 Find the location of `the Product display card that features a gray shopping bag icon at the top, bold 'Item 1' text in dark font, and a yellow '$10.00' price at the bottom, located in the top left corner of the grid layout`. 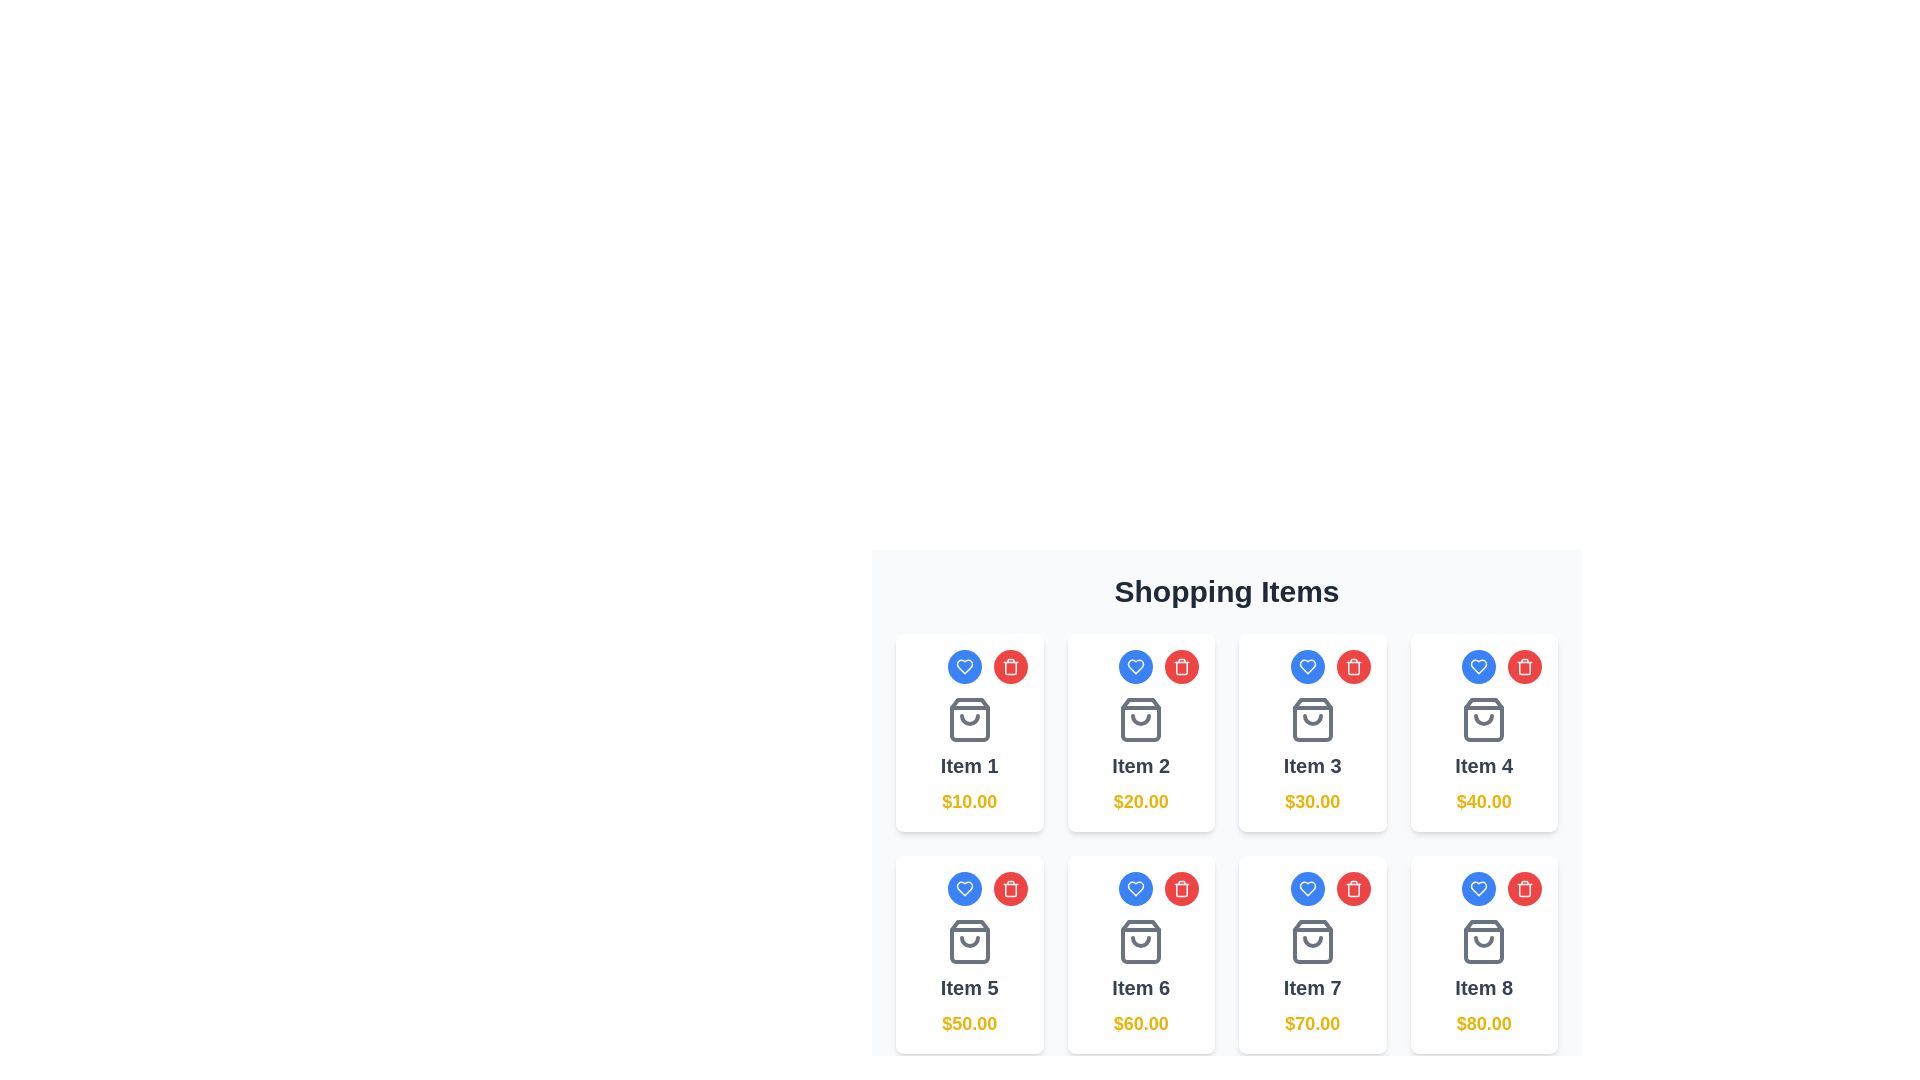

the Product display card that features a gray shopping bag icon at the top, bold 'Item 1' text in dark font, and a yellow '$10.00' price at the bottom, located in the top left corner of the grid layout is located at coordinates (969, 756).